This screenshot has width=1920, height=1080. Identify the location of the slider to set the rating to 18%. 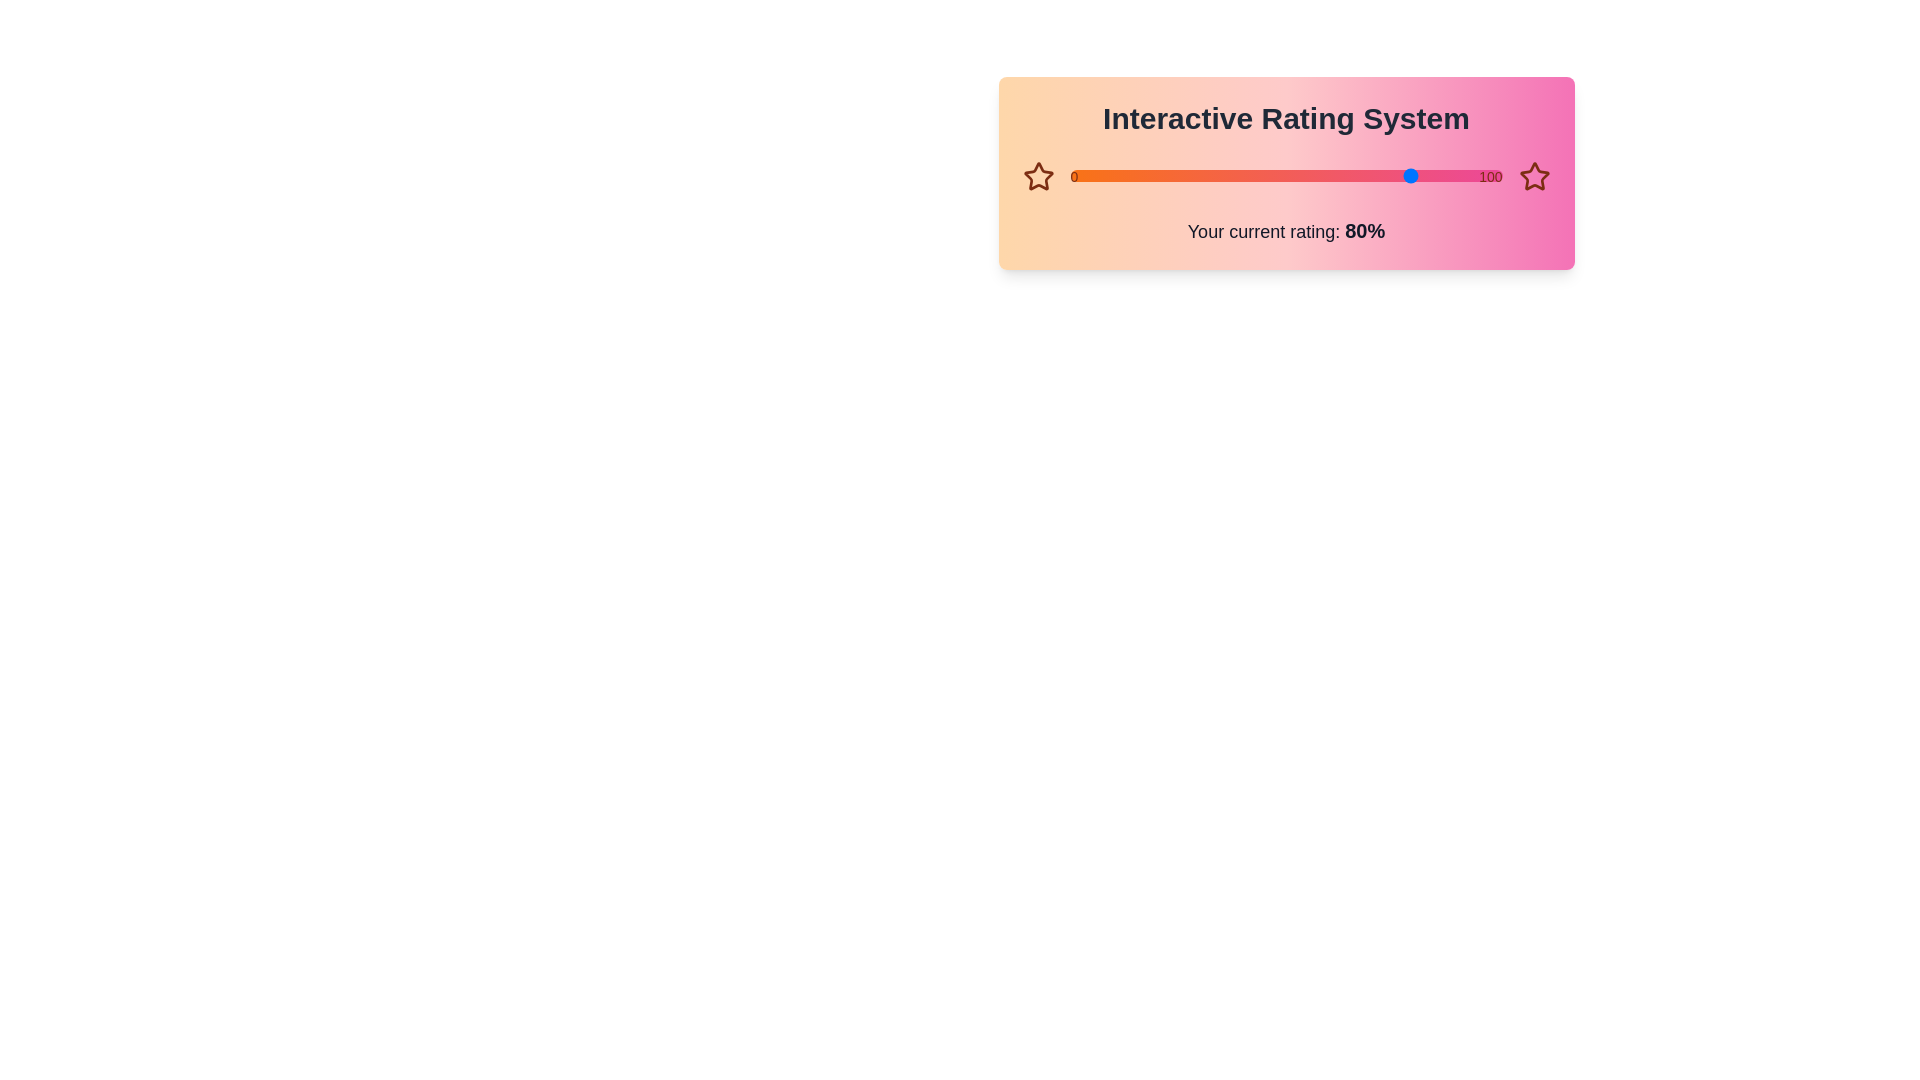
(1069, 175).